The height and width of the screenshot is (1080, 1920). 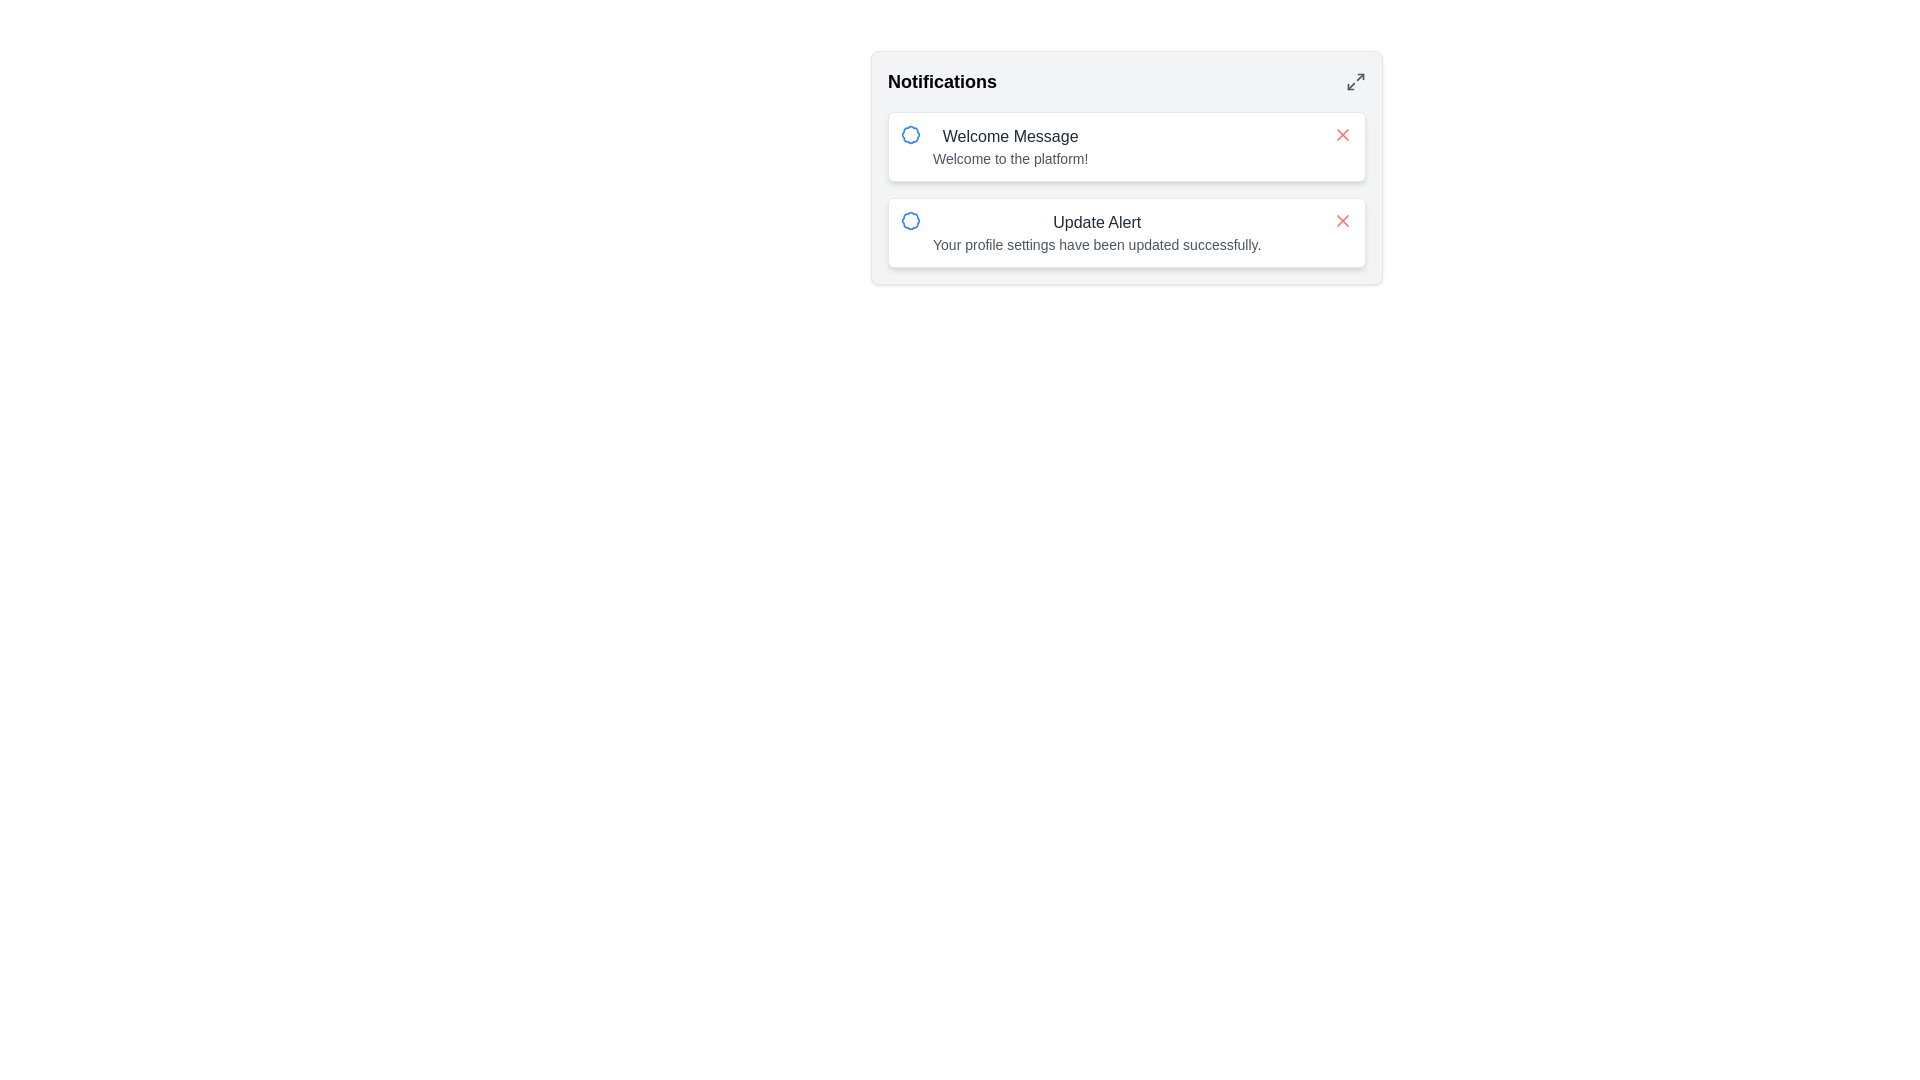 What do you see at coordinates (1343, 220) in the screenshot?
I see `the close button located at the top-right corner of the notification card titled 'Update Alert'` at bounding box center [1343, 220].